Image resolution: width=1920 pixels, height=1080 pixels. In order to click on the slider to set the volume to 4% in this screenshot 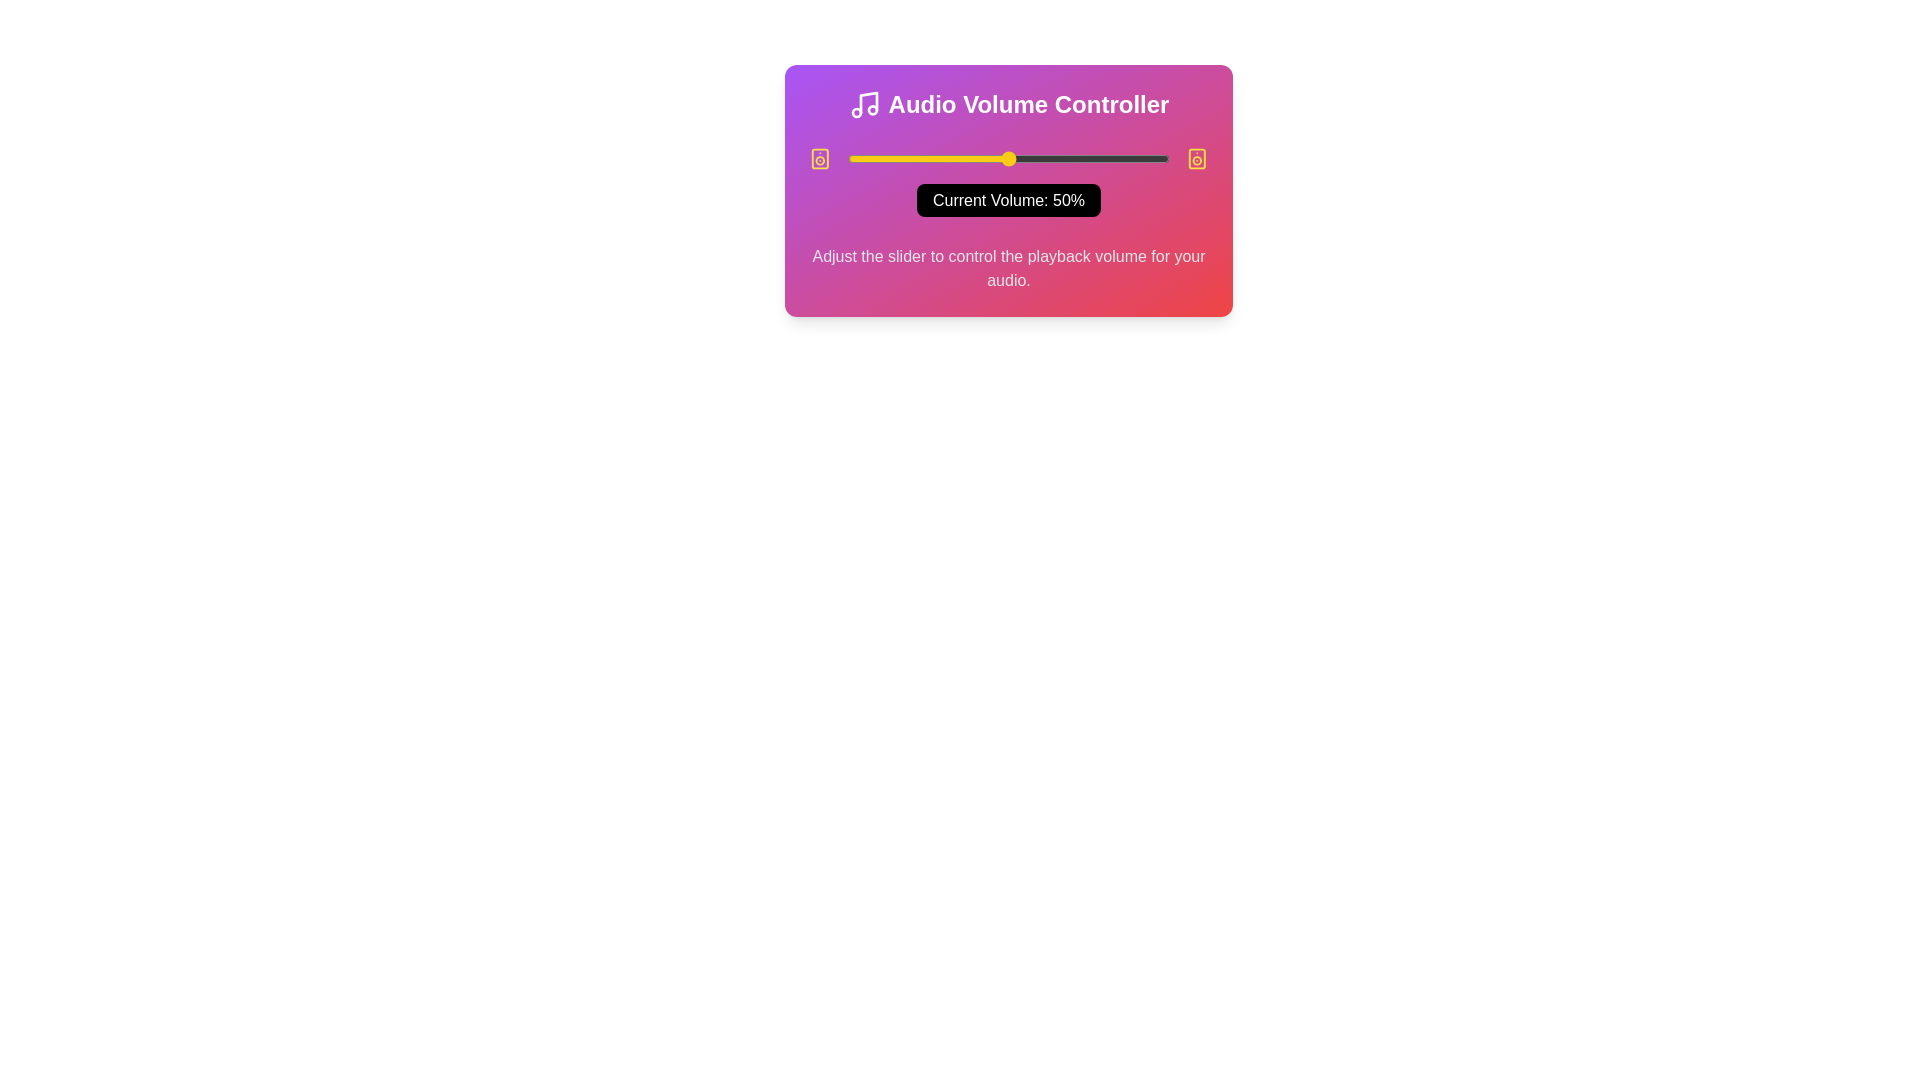, I will do `click(860, 157)`.